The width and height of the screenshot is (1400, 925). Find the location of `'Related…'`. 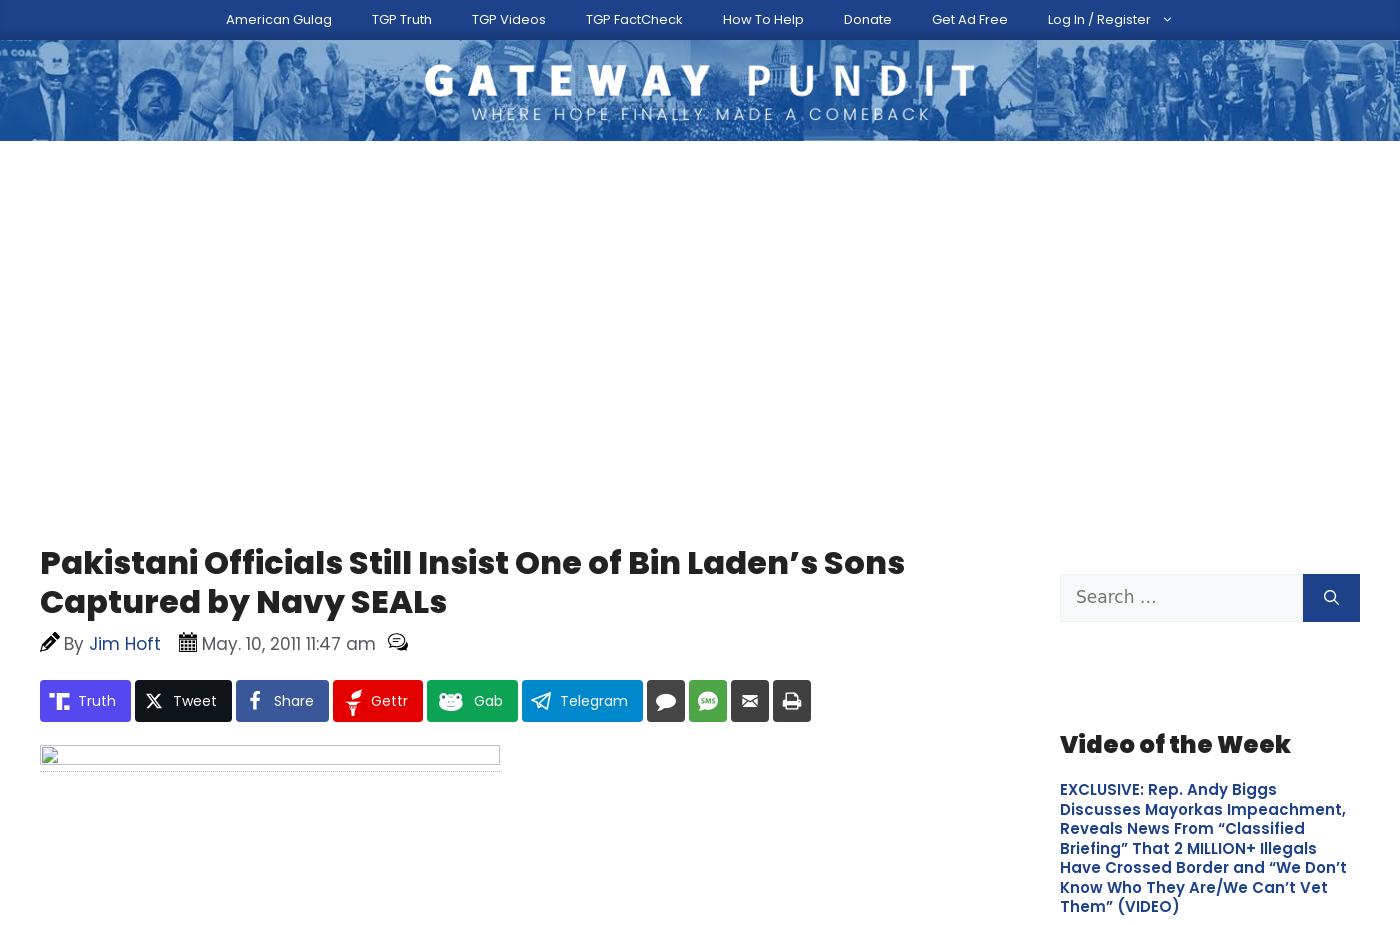

'Related…' is located at coordinates (86, 394).